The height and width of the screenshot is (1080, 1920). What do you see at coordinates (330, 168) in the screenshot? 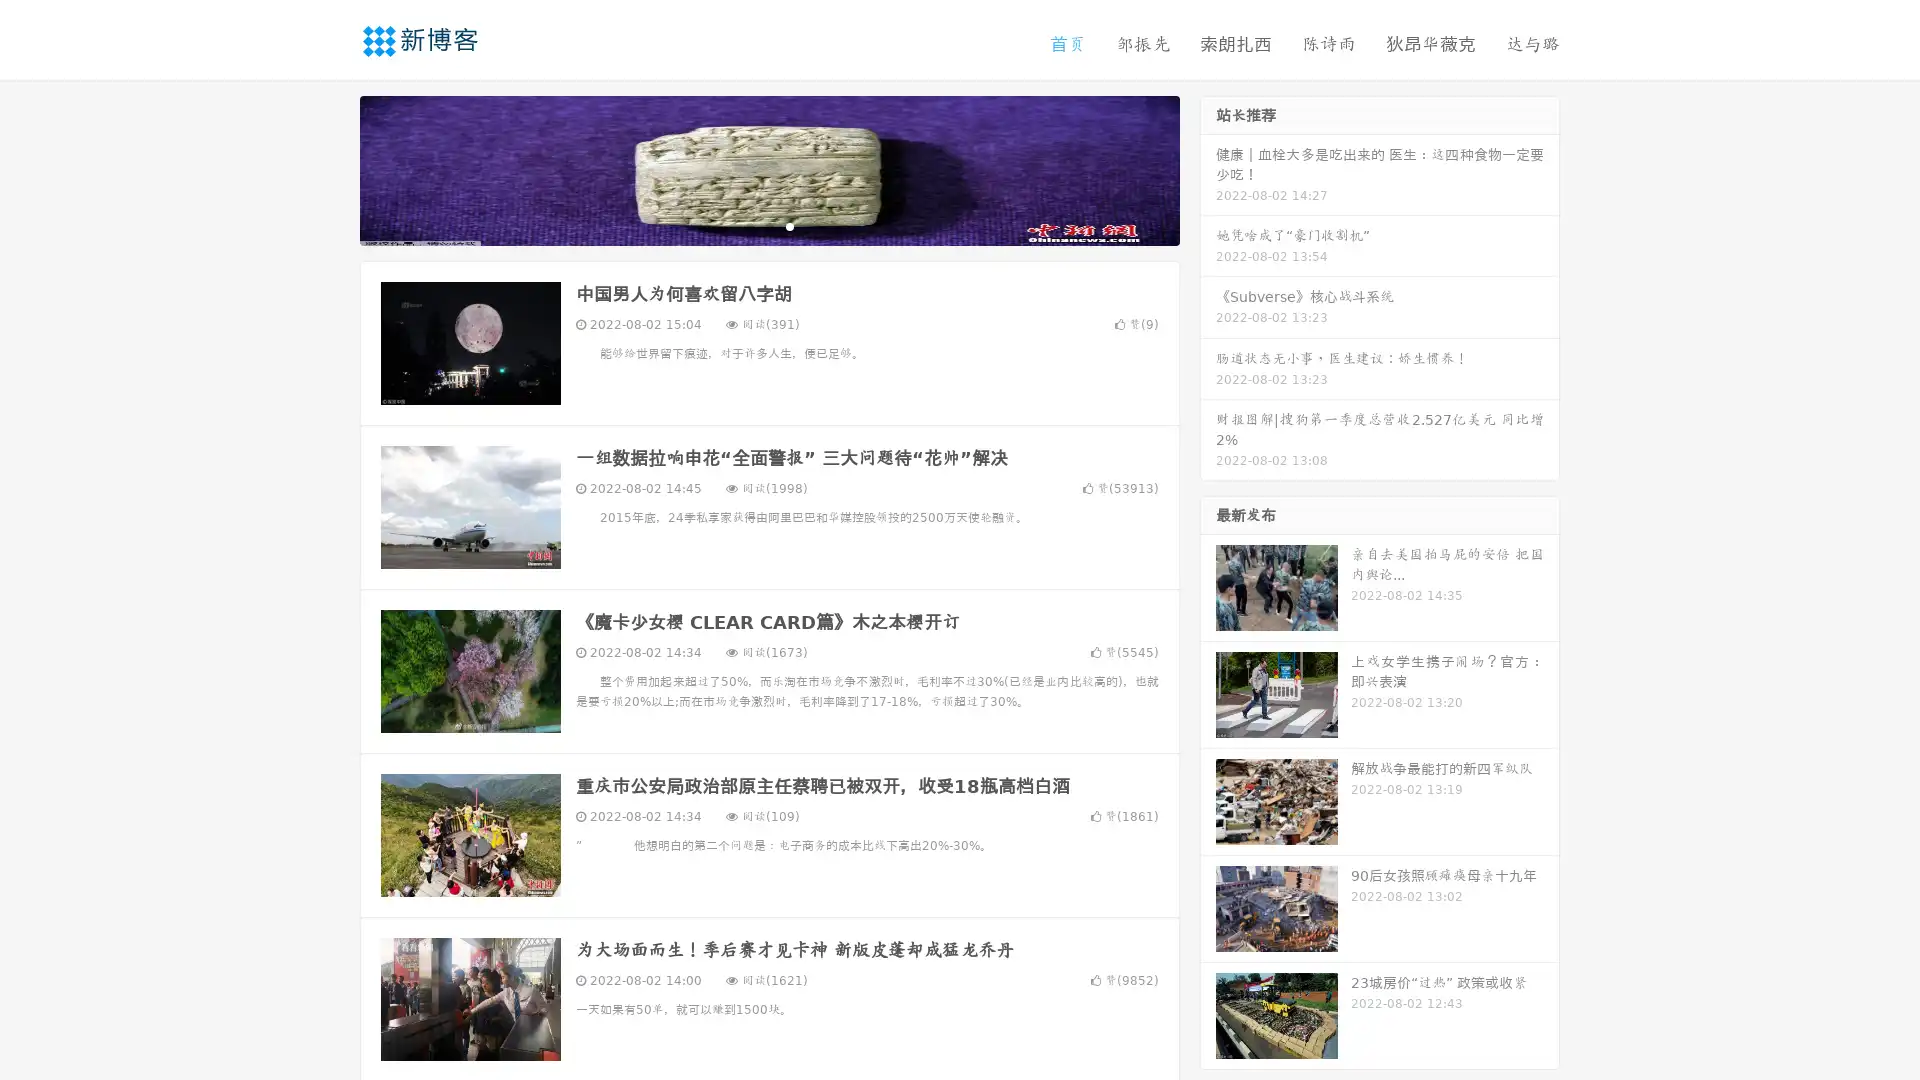
I see `Previous slide` at bounding box center [330, 168].